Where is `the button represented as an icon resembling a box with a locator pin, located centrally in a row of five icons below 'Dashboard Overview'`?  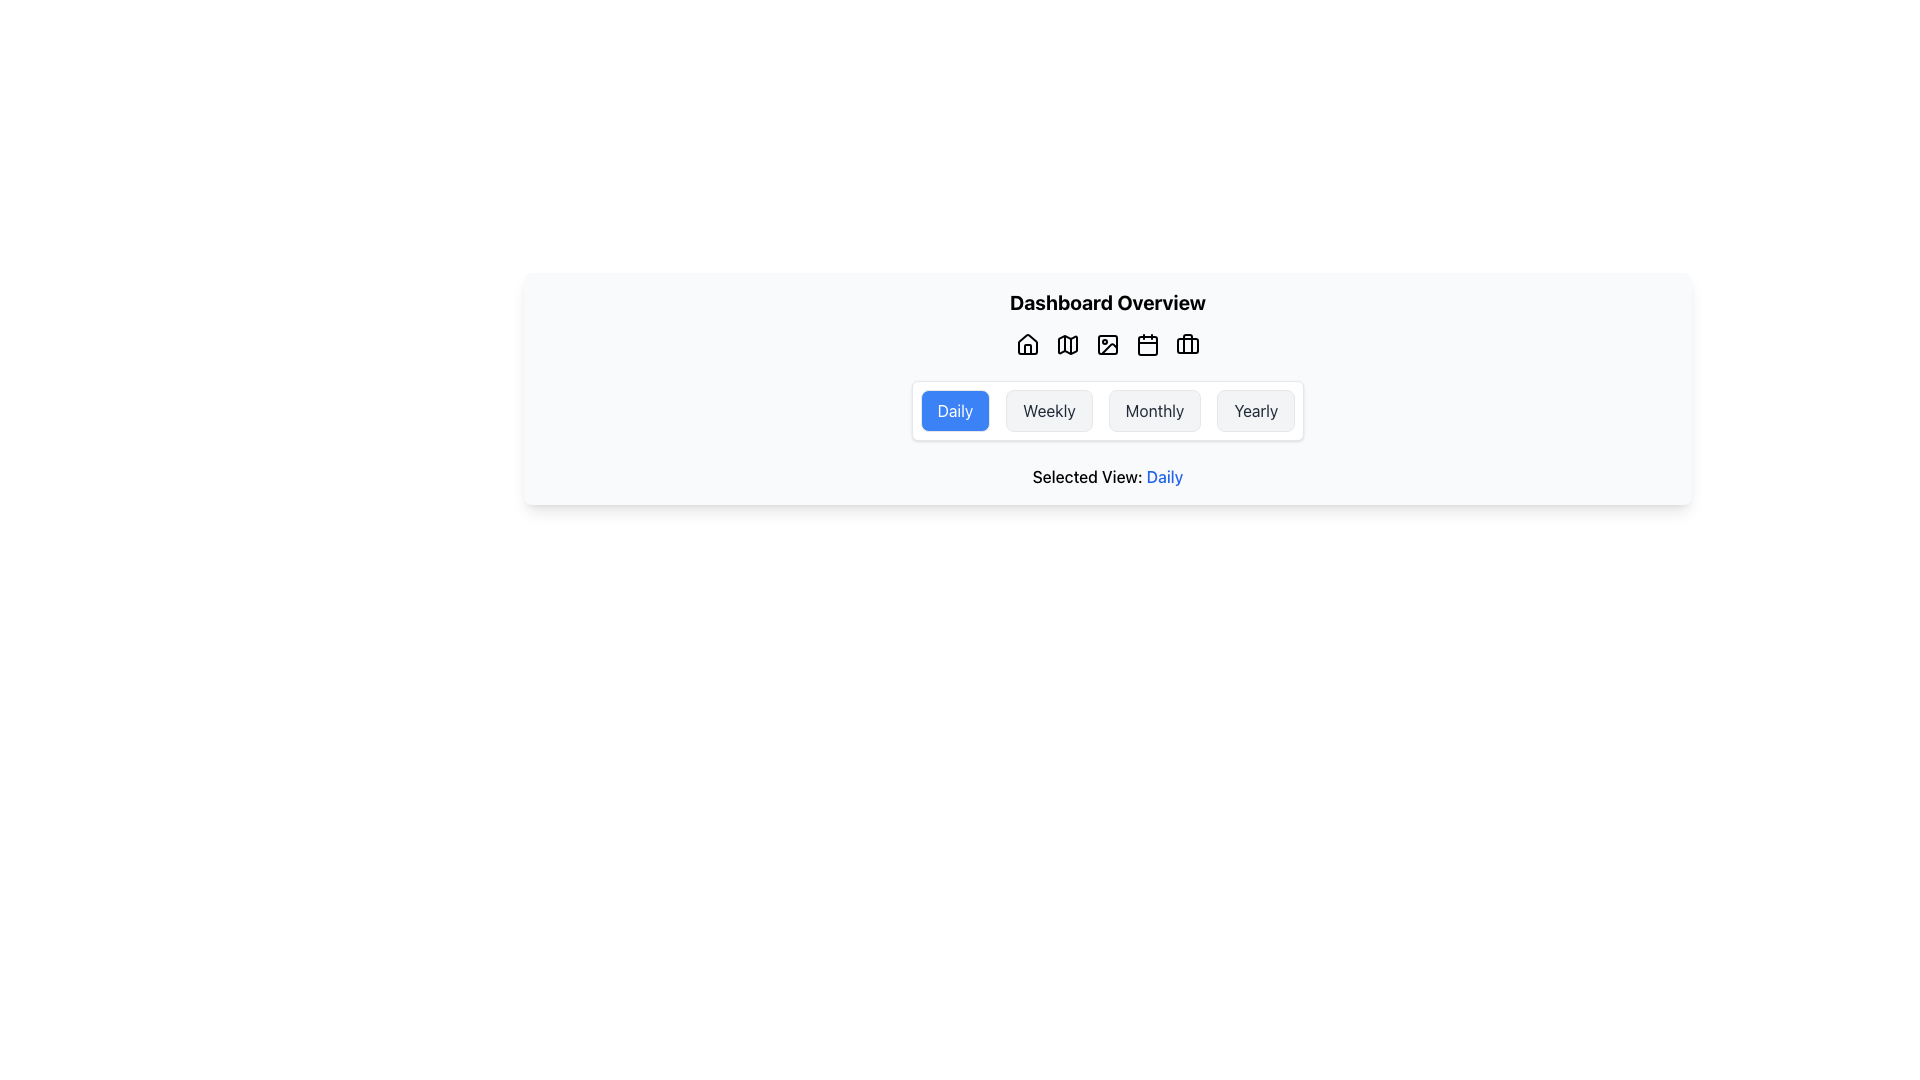 the button represented as an icon resembling a box with a locator pin, located centrally in a row of five icons below 'Dashboard Overview' is located at coordinates (1107, 343).